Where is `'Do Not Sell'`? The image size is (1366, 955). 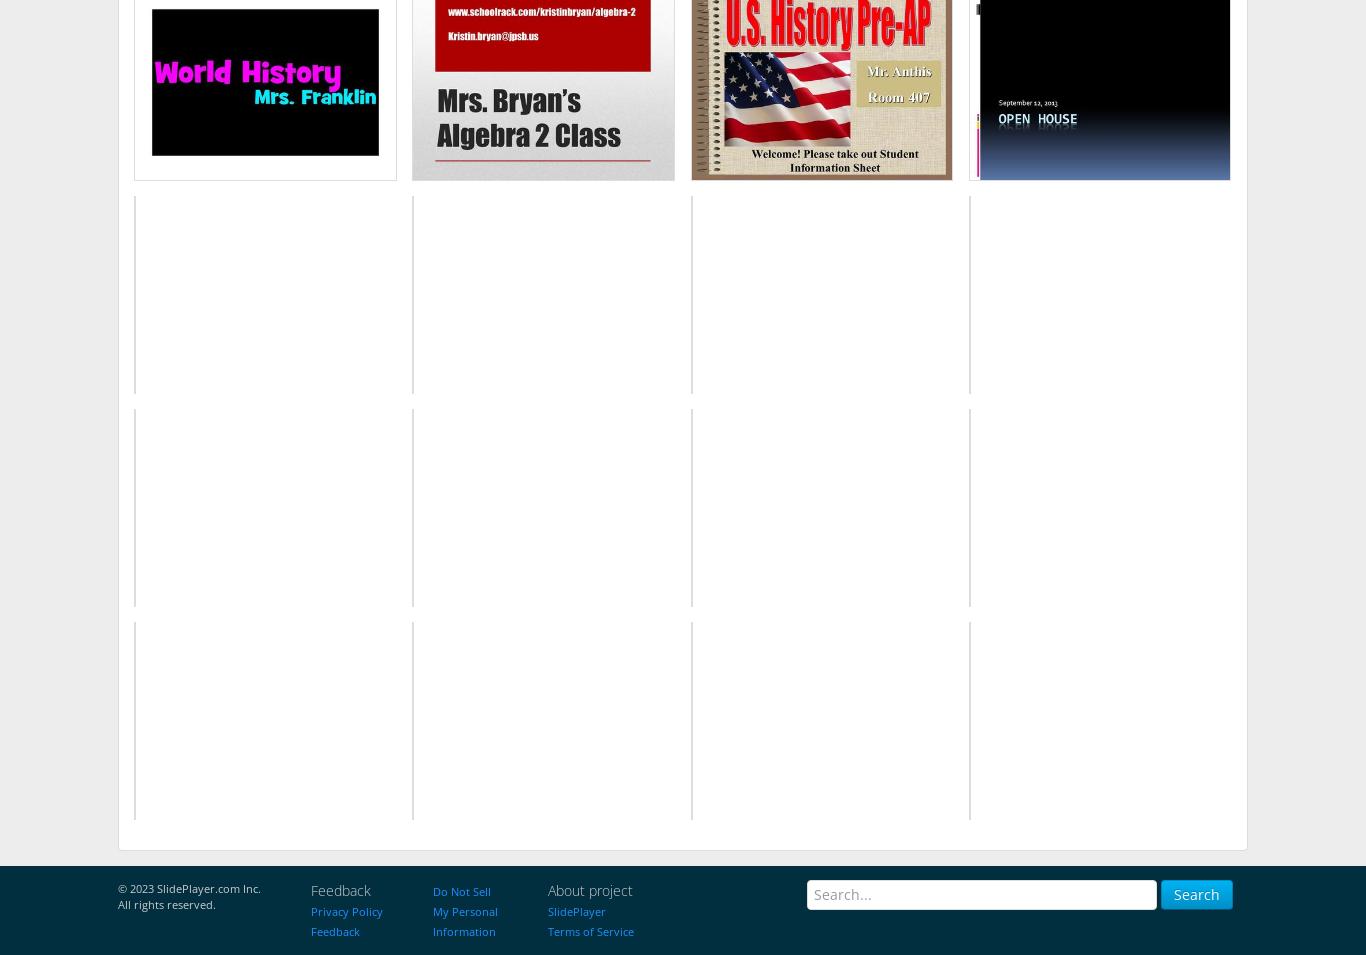
'Do Not Sell' is located at coordinates (461, 890).